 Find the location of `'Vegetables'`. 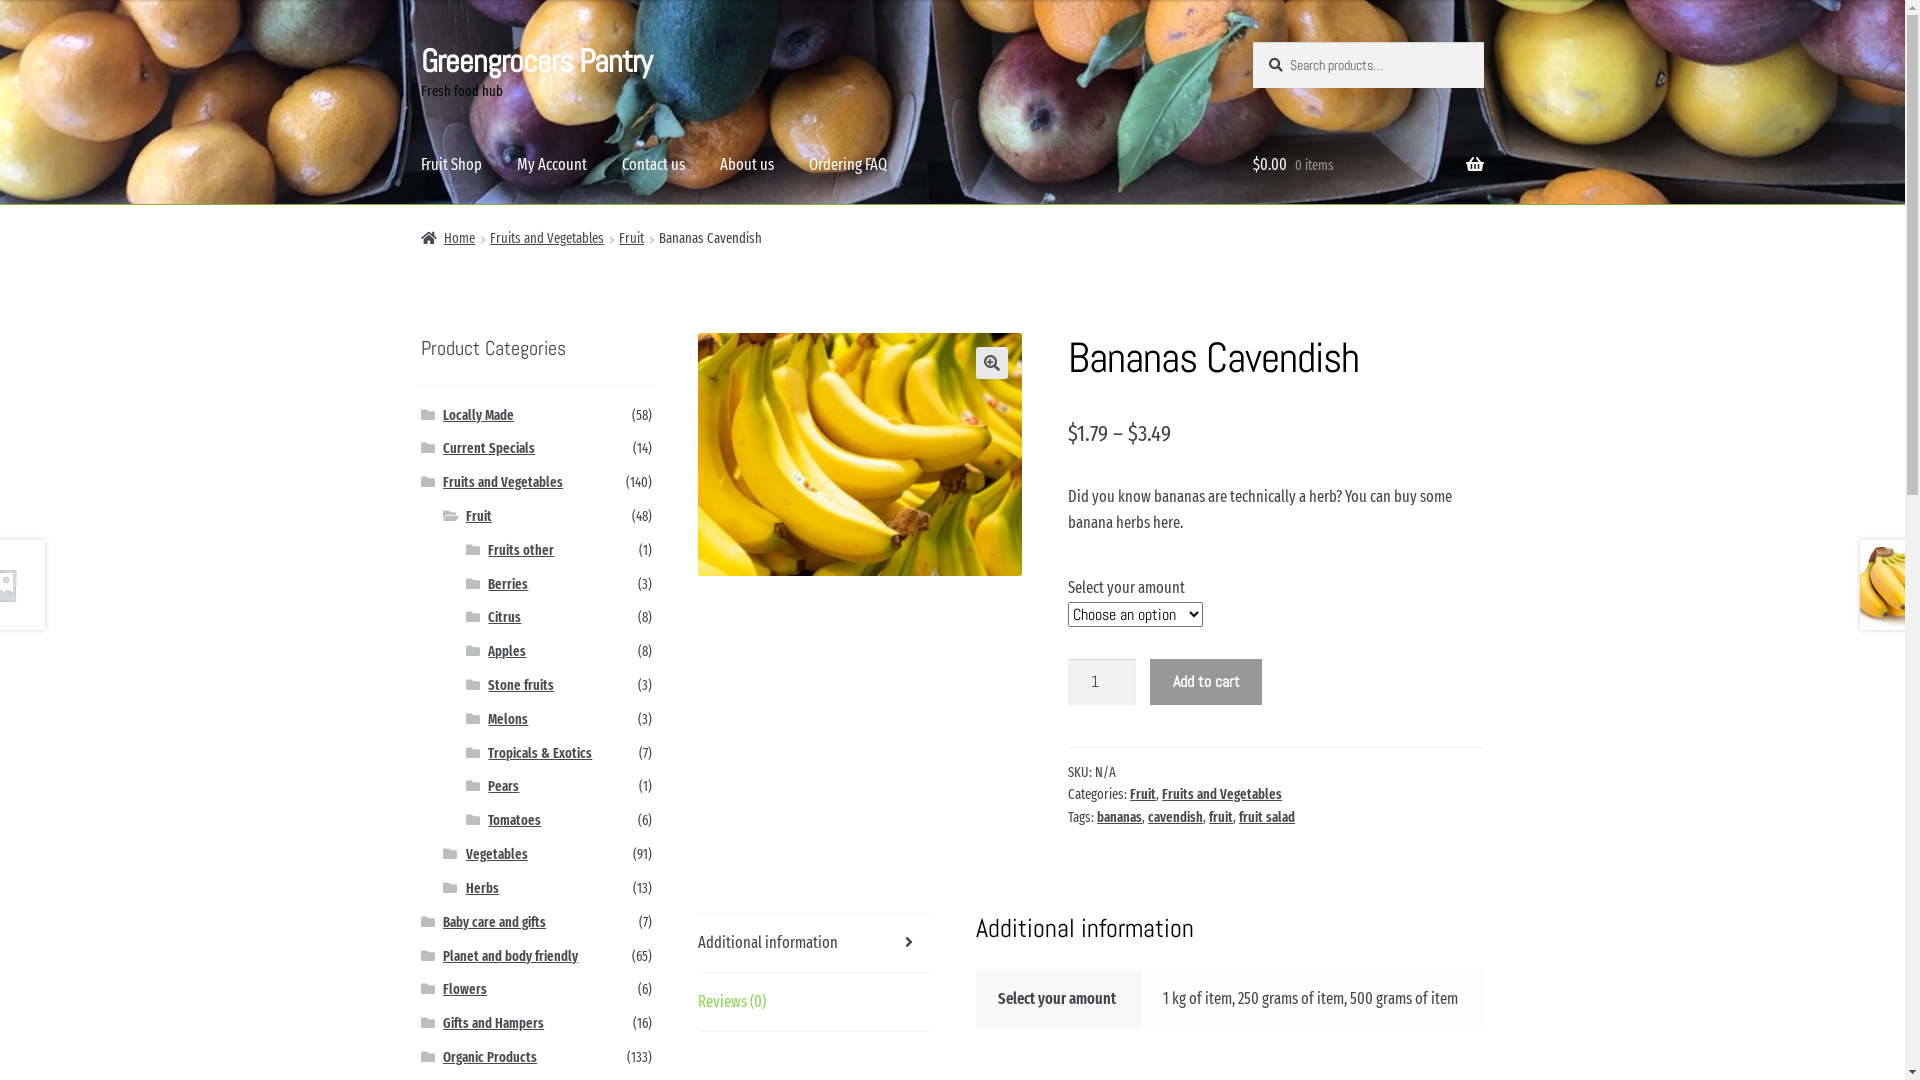

'Vegetables' is located at coordinates (497, 854).